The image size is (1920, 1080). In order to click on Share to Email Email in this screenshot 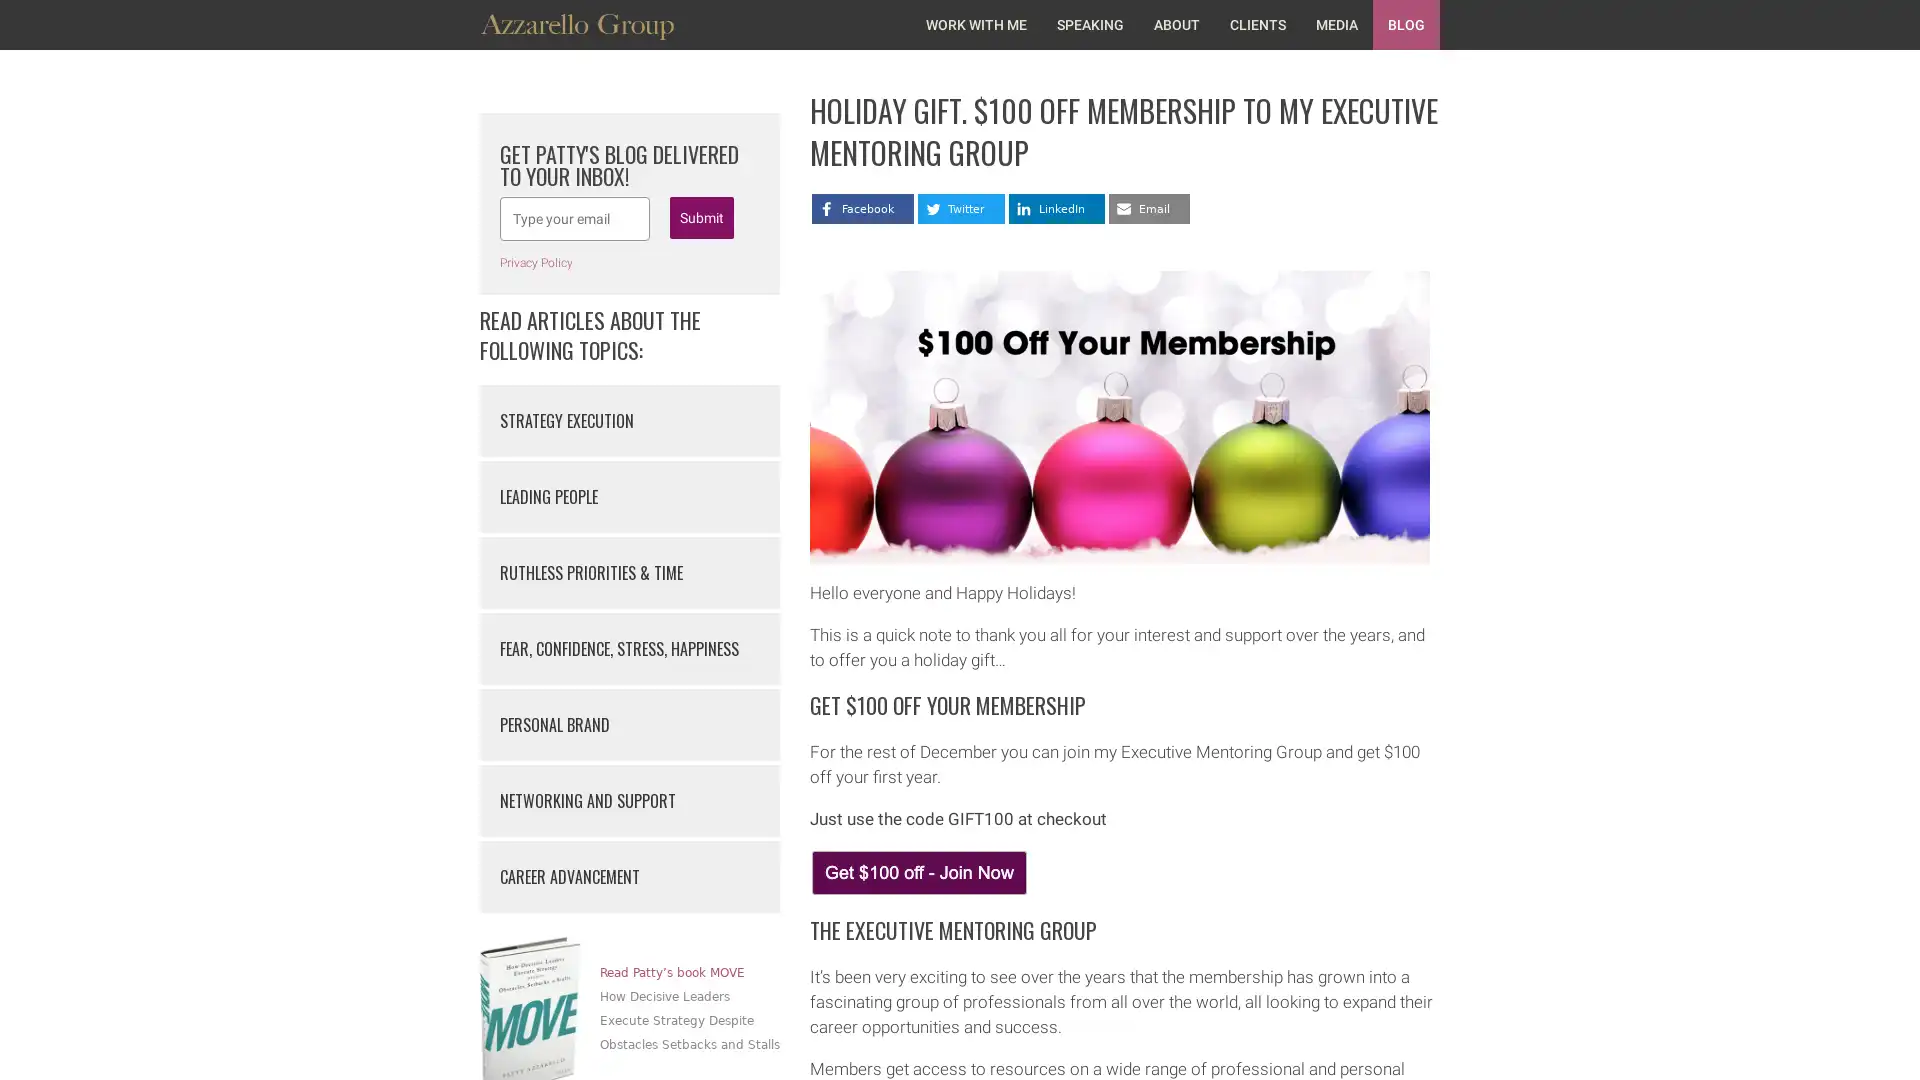, I will do `click(1149, 208)`.